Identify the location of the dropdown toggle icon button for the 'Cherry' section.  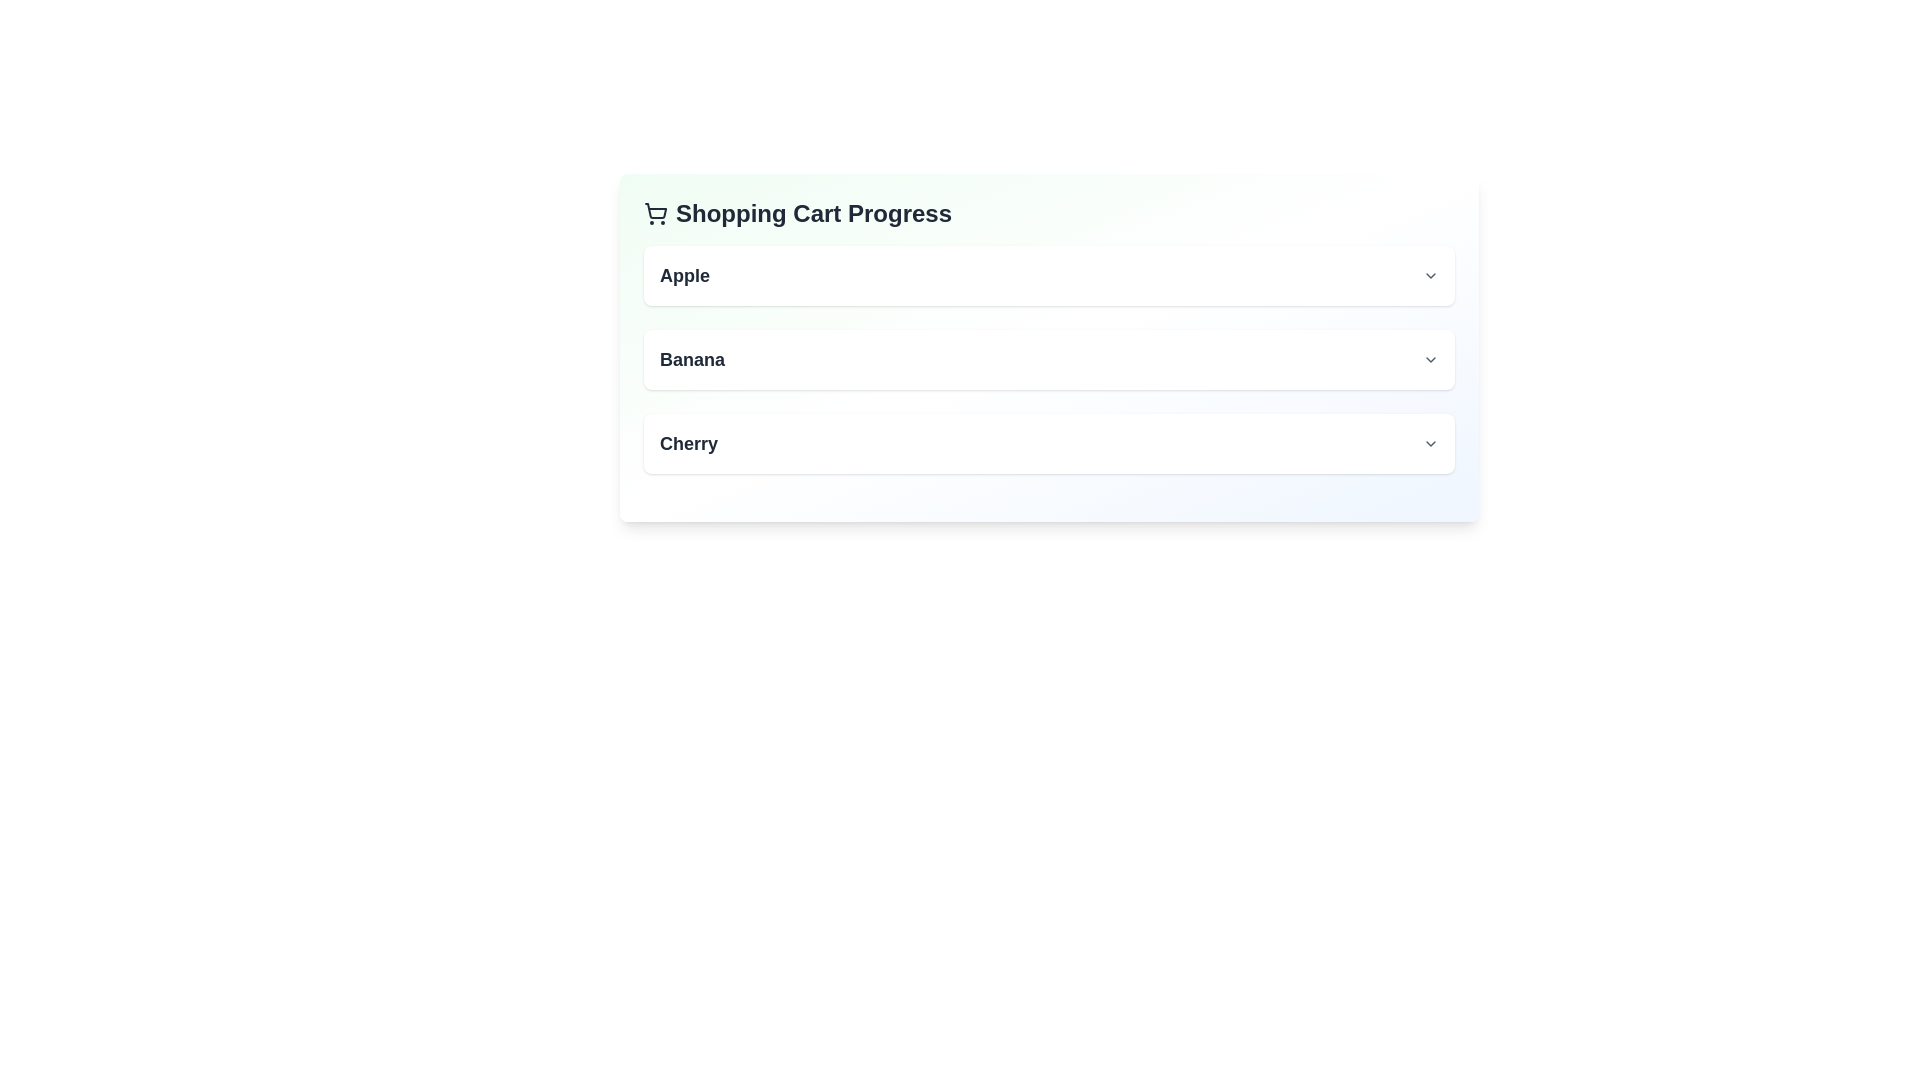
(1429, 442).